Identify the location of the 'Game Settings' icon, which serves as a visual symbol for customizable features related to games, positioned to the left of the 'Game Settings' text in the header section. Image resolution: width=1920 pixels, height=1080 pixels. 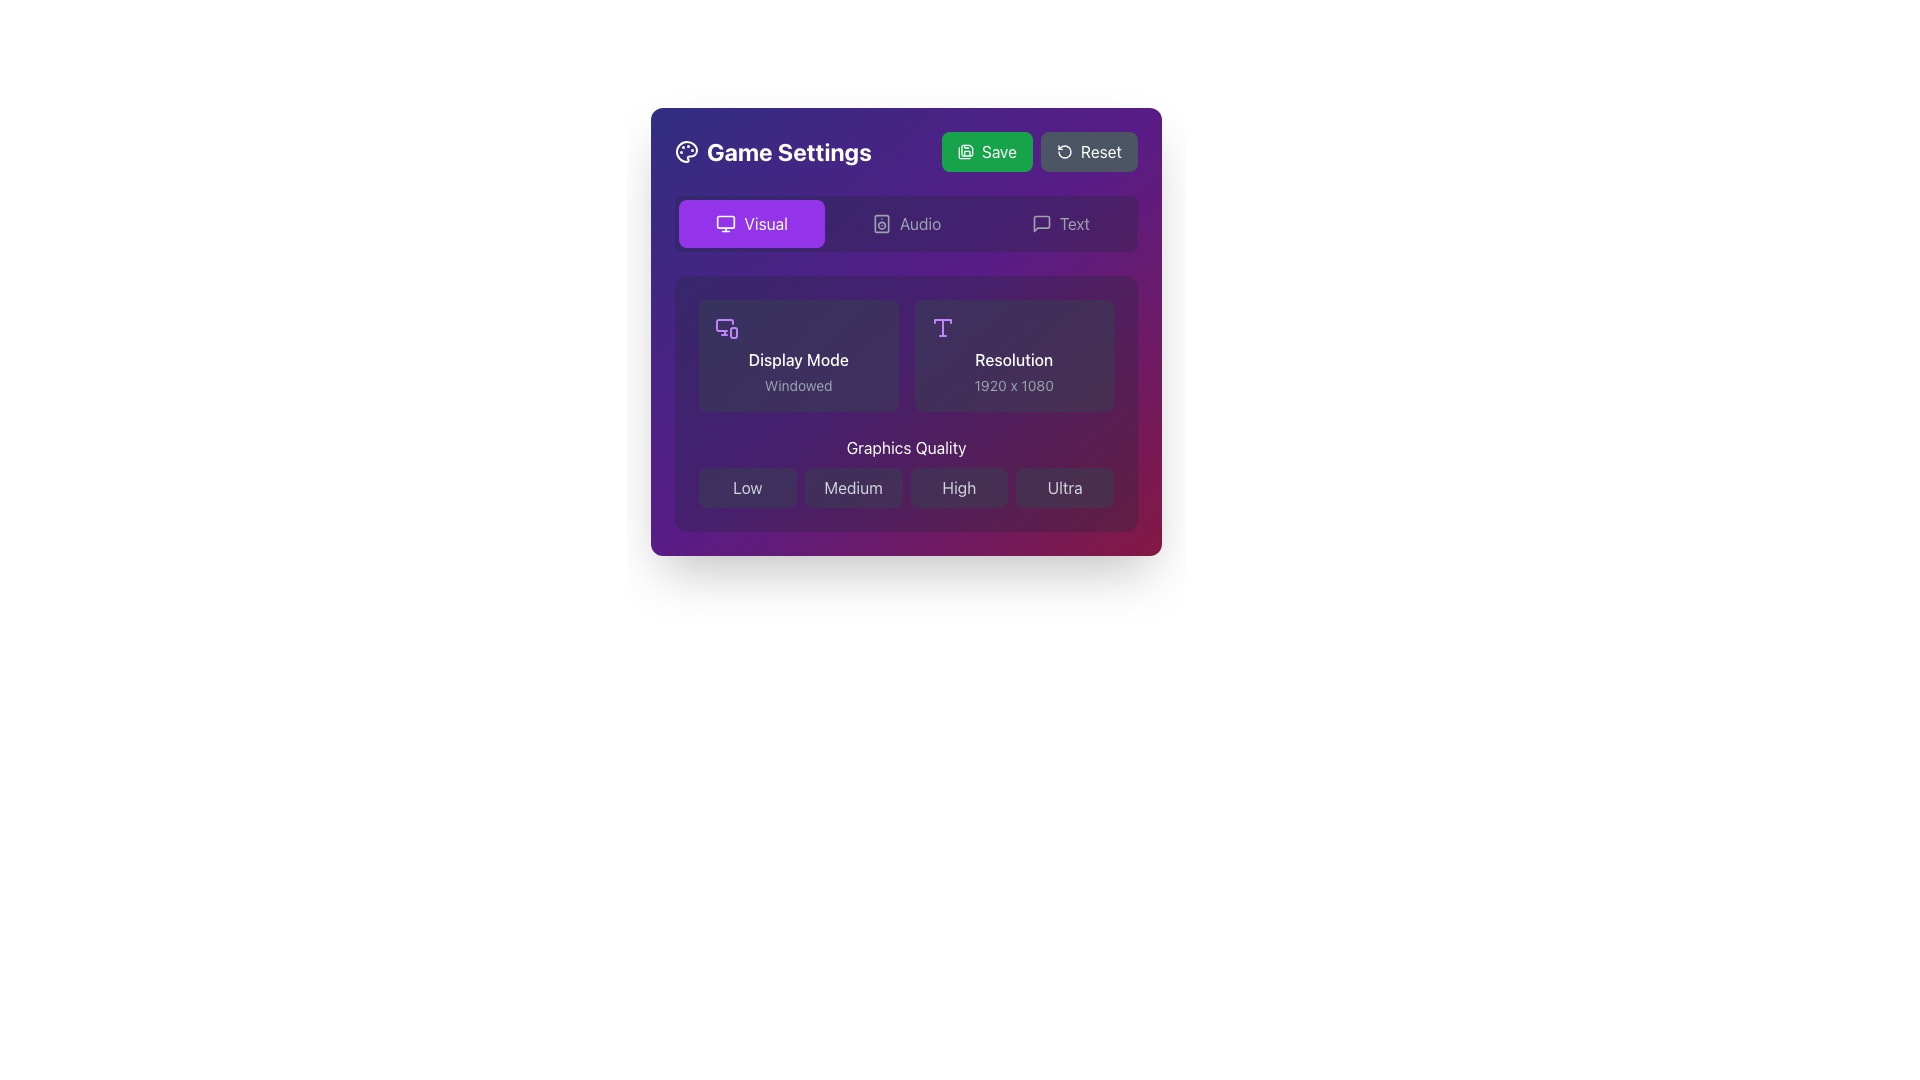
(686, 150).